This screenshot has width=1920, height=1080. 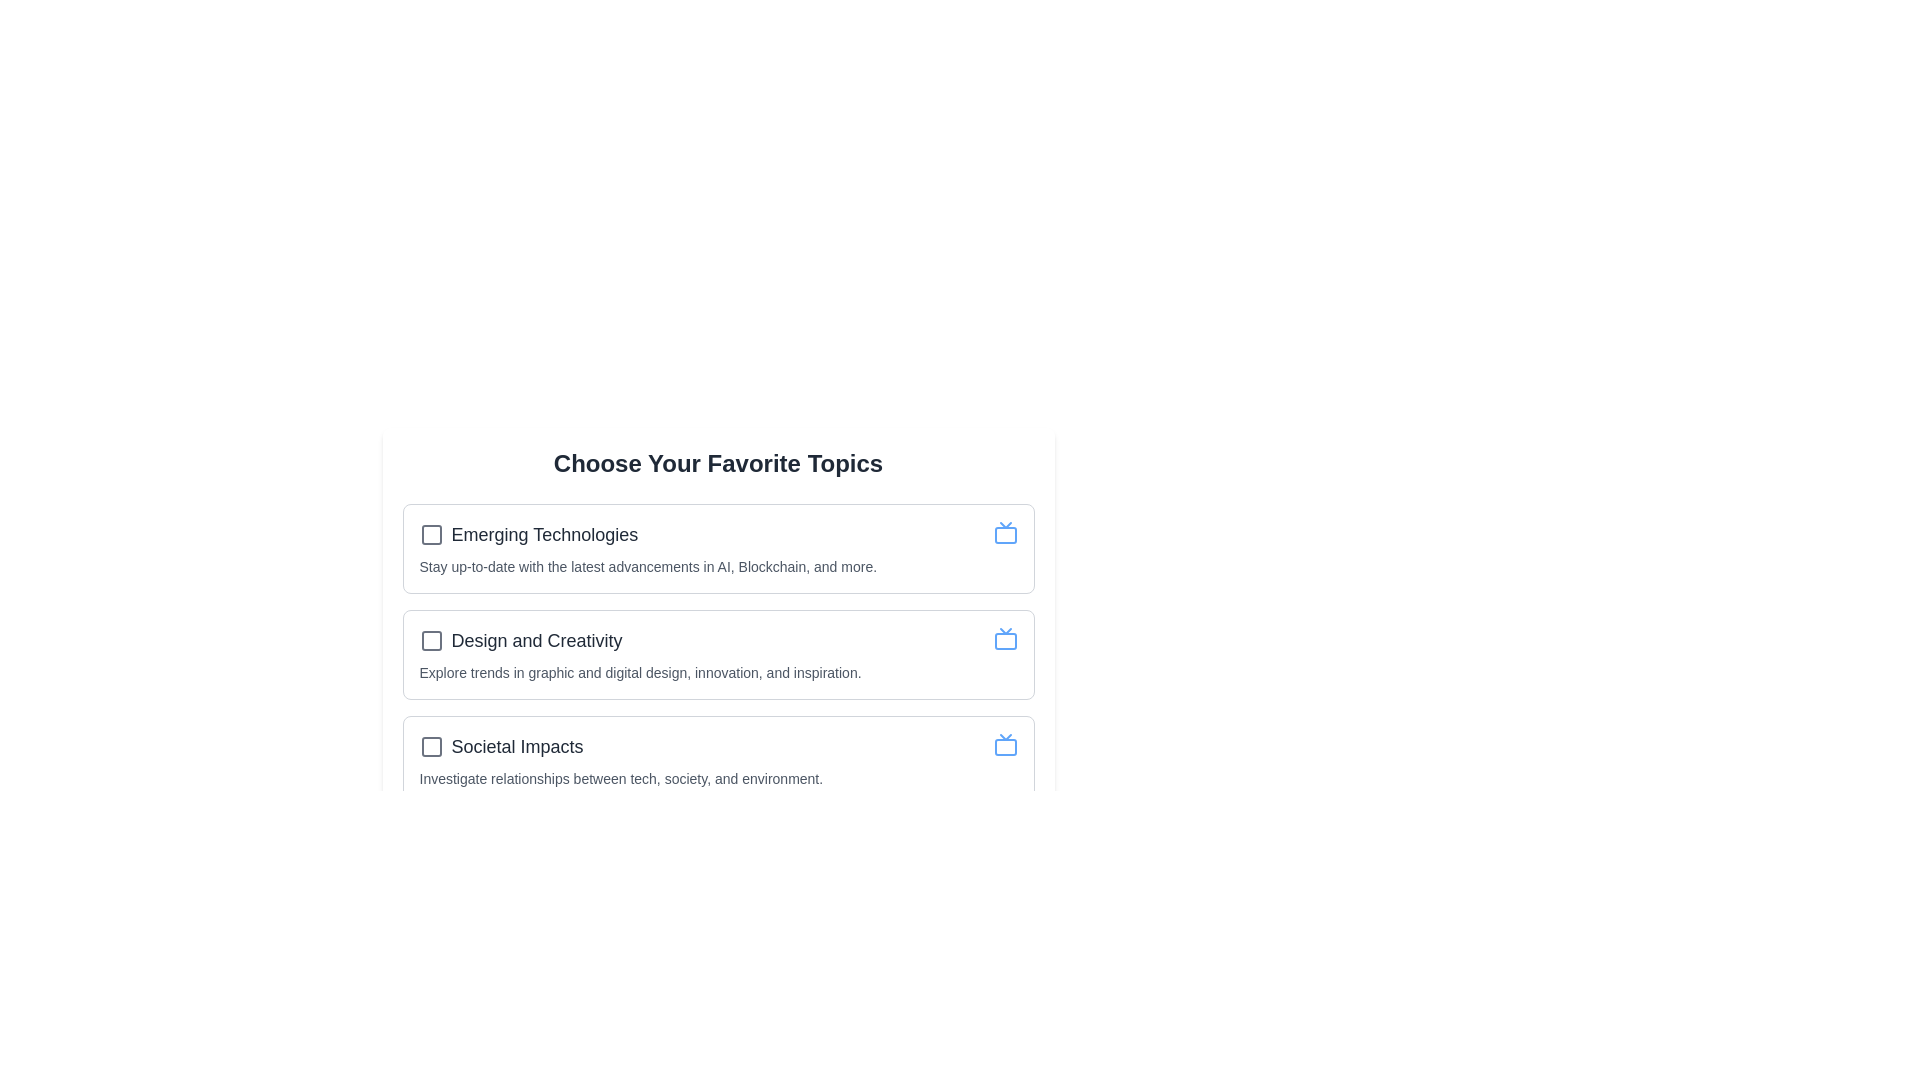 I want to click on the checkbox next to the 'Emerging Technologies' option, so click(x=528, y=534).